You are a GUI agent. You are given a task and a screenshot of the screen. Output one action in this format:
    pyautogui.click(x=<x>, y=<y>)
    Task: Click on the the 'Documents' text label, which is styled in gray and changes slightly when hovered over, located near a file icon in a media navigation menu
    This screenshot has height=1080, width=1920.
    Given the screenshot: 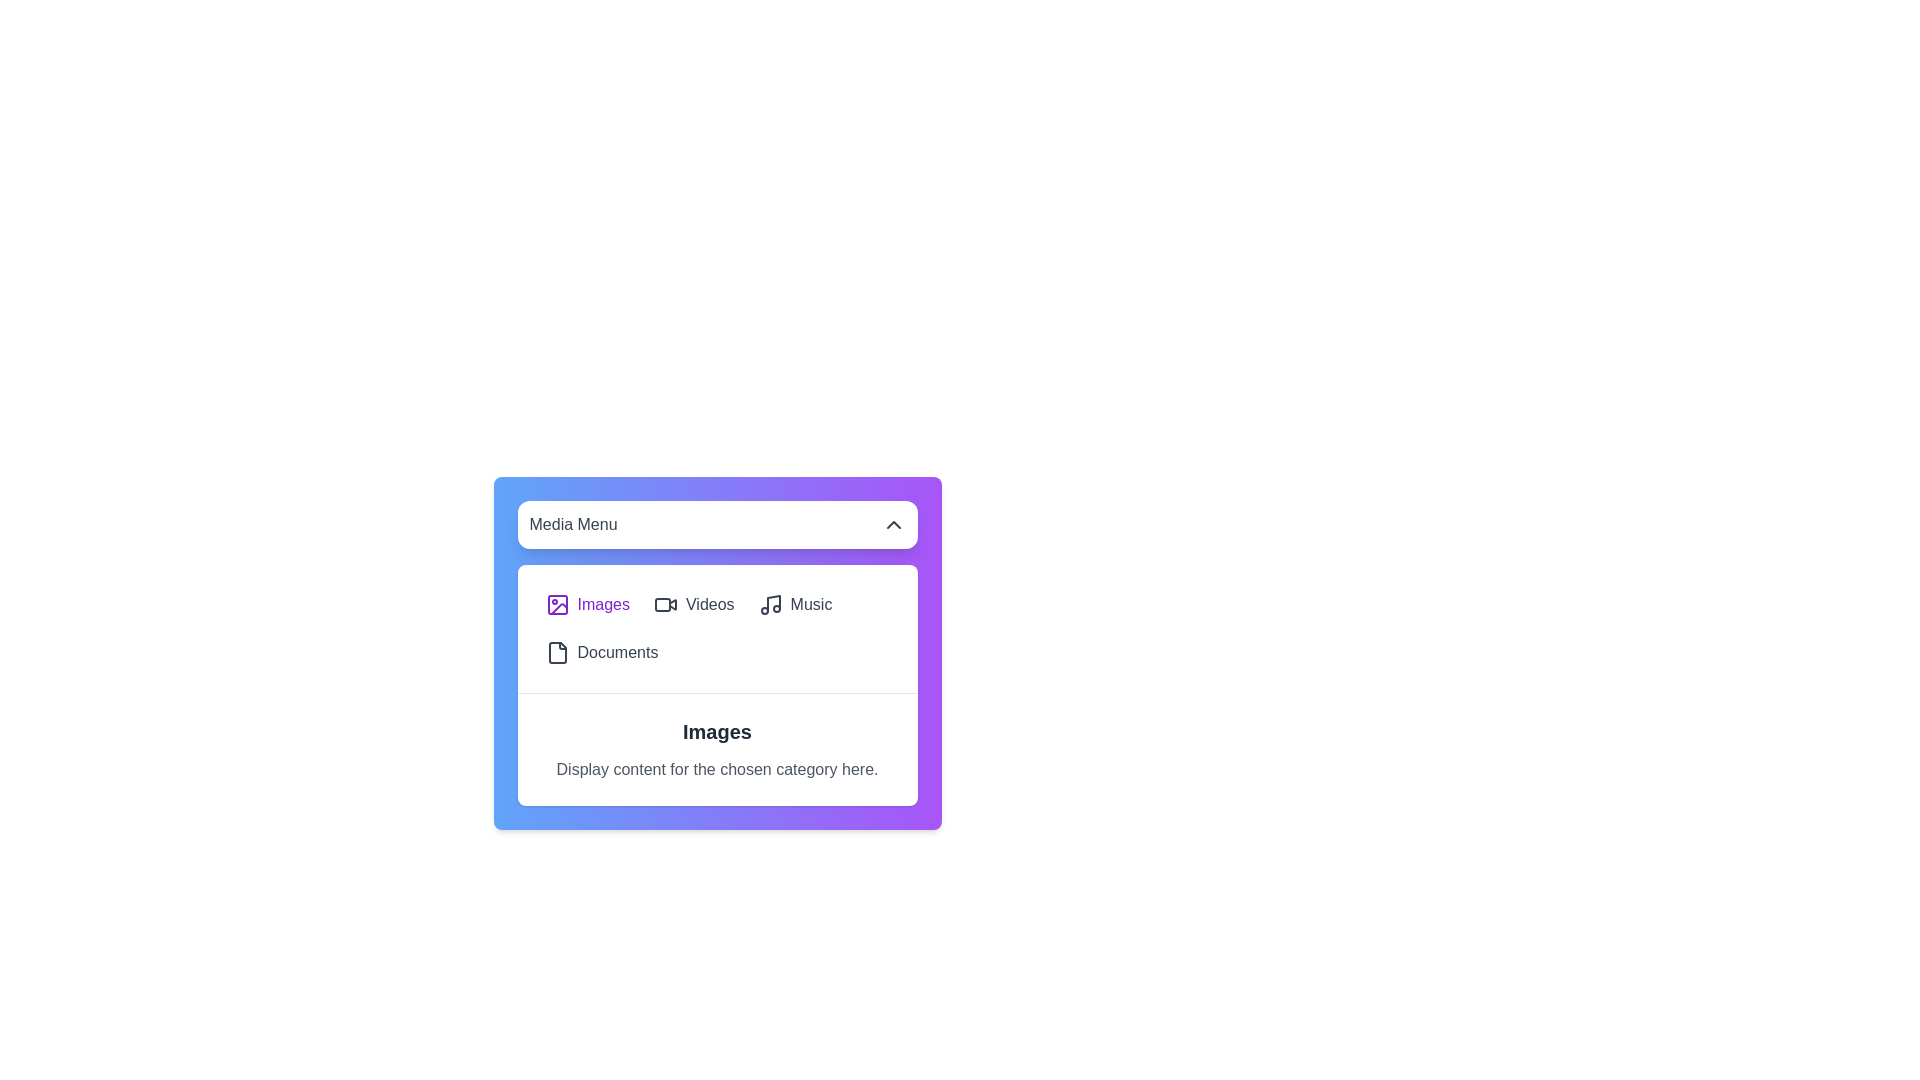 What is the action you would take?
    pyautogui.click(x=617, y=652)
    